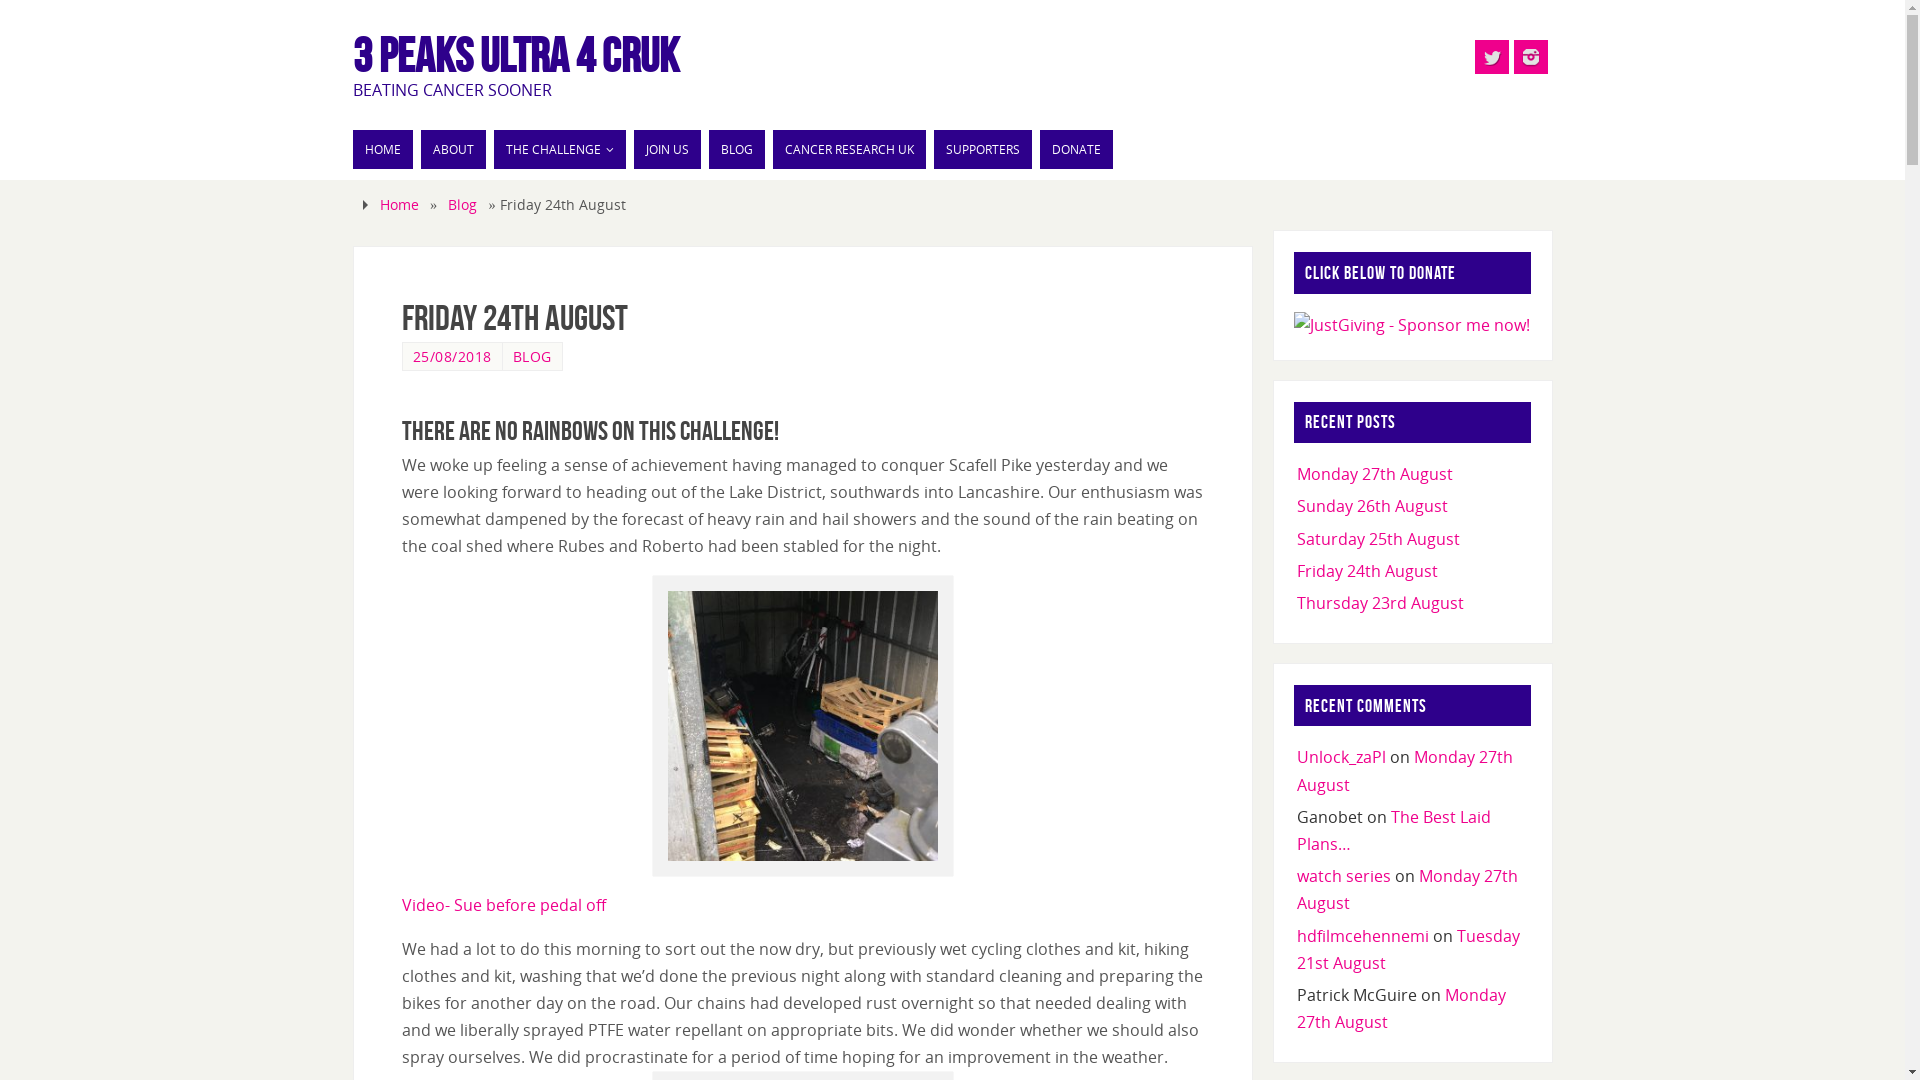  I want to click on 'Unlock_zaPl', so click(1341, 756).